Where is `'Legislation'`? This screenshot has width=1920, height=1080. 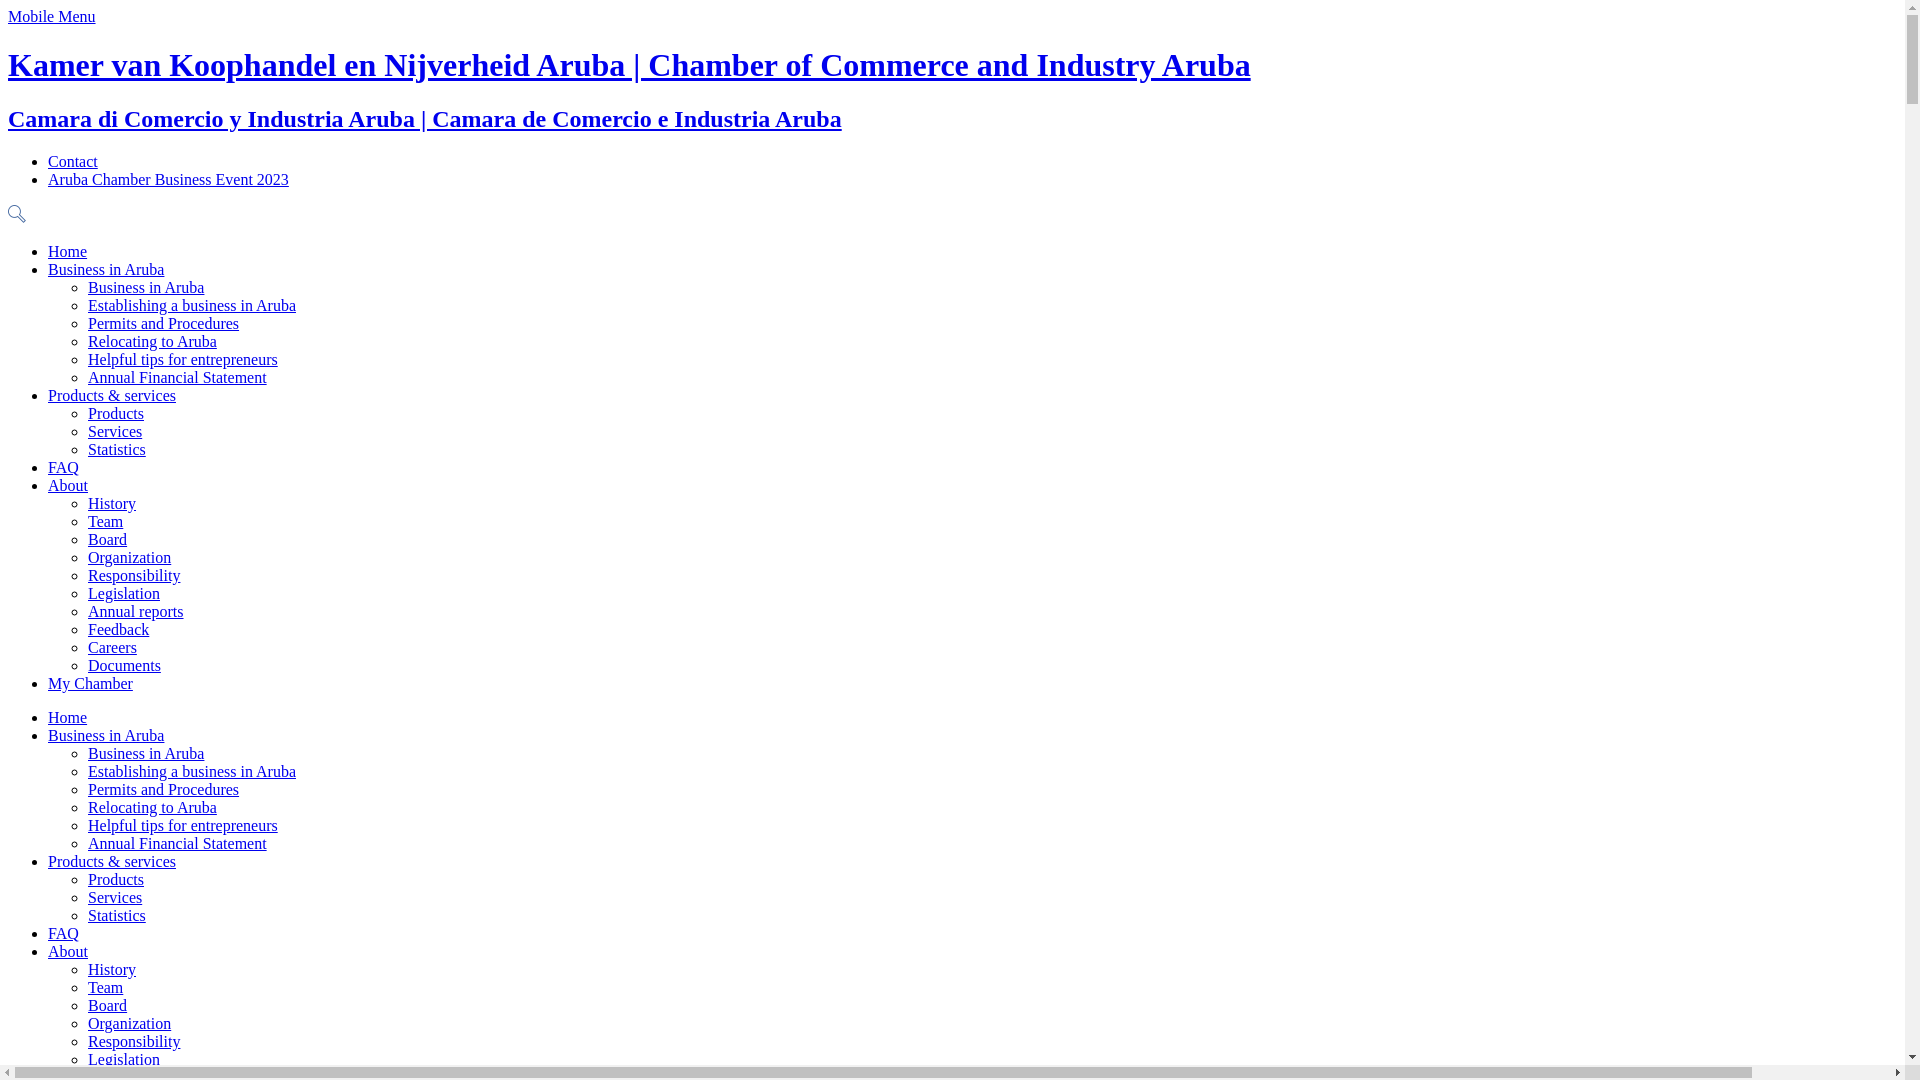
'Legislation' is located at coordinates (86, 1058).